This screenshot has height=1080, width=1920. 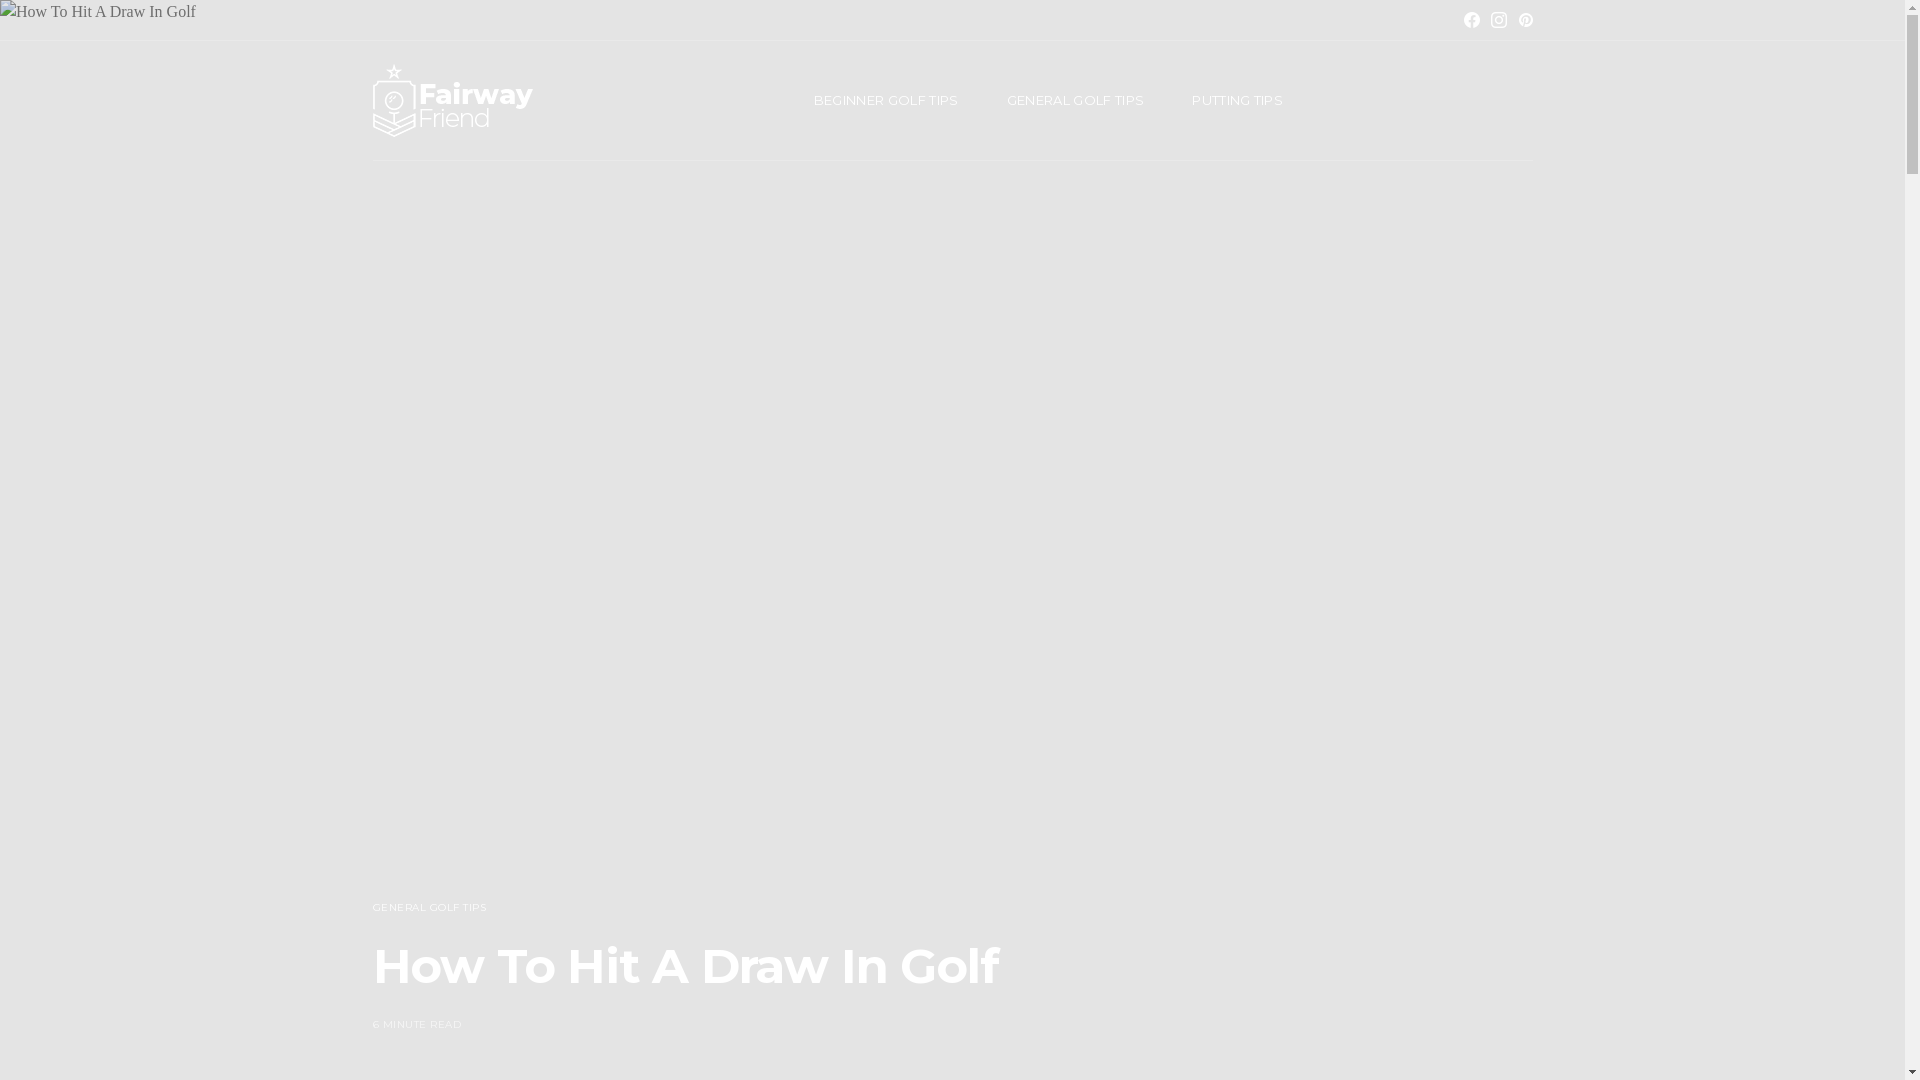 I want to click on 'PUTTING TIPS', so click(x=1236, y=100).